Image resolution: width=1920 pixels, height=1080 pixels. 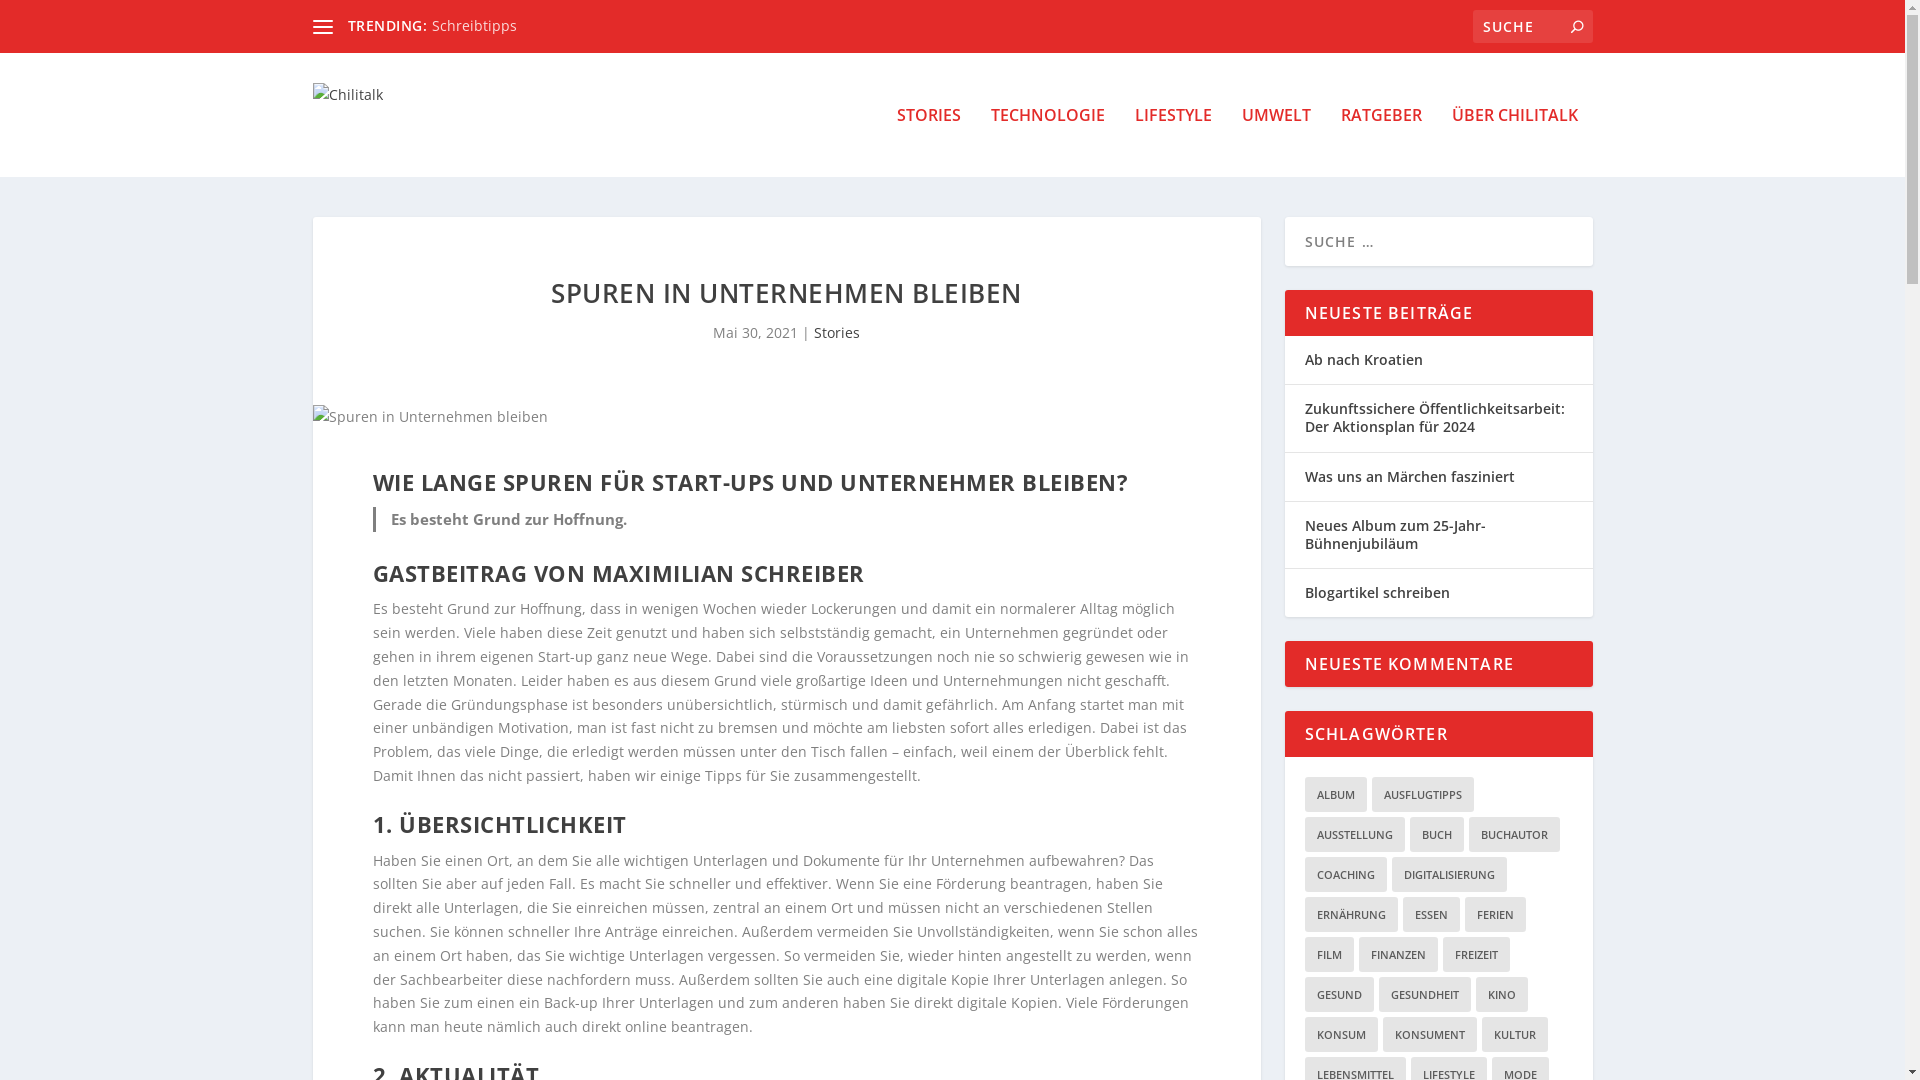 I want to click on 'Schreibtipps', so click(x=431, y=25).